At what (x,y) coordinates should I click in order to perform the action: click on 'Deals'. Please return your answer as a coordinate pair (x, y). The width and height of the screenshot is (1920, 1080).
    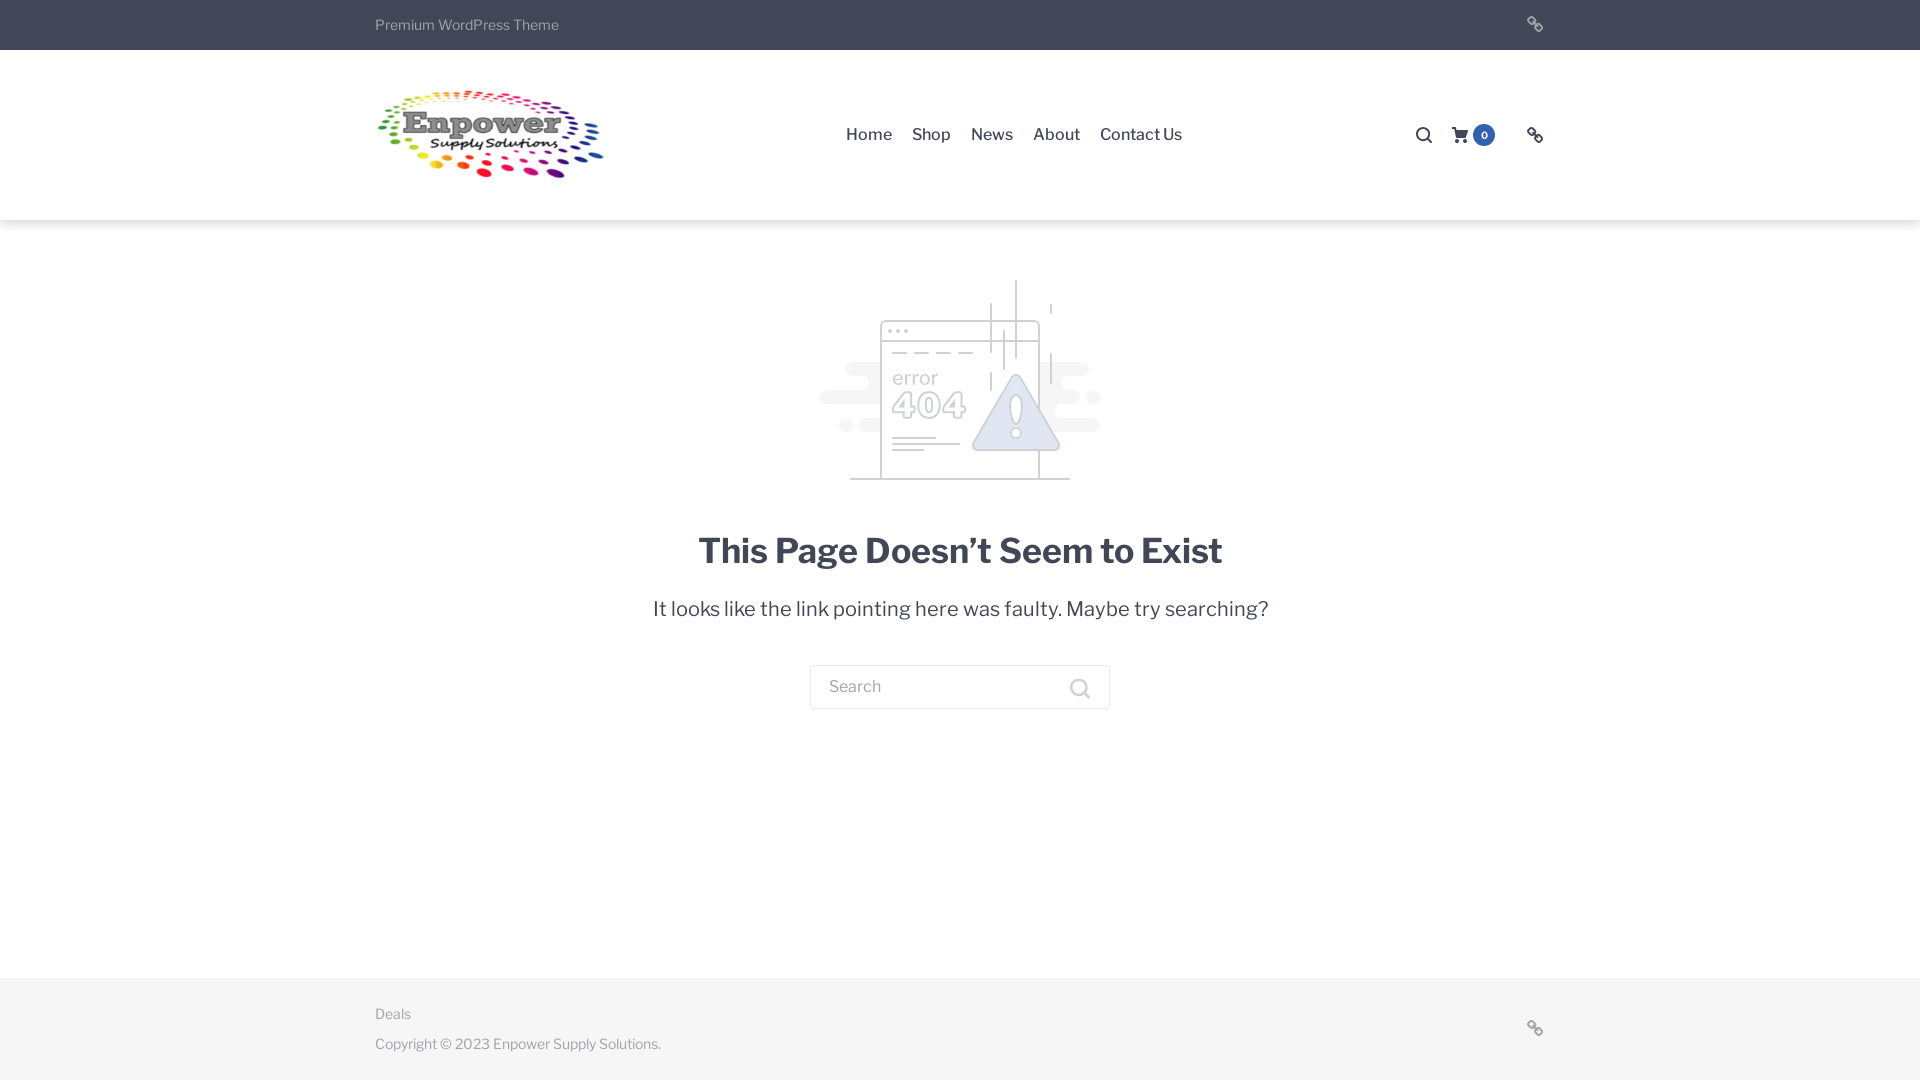
    Looking at the image, I should click on (374, 1013).